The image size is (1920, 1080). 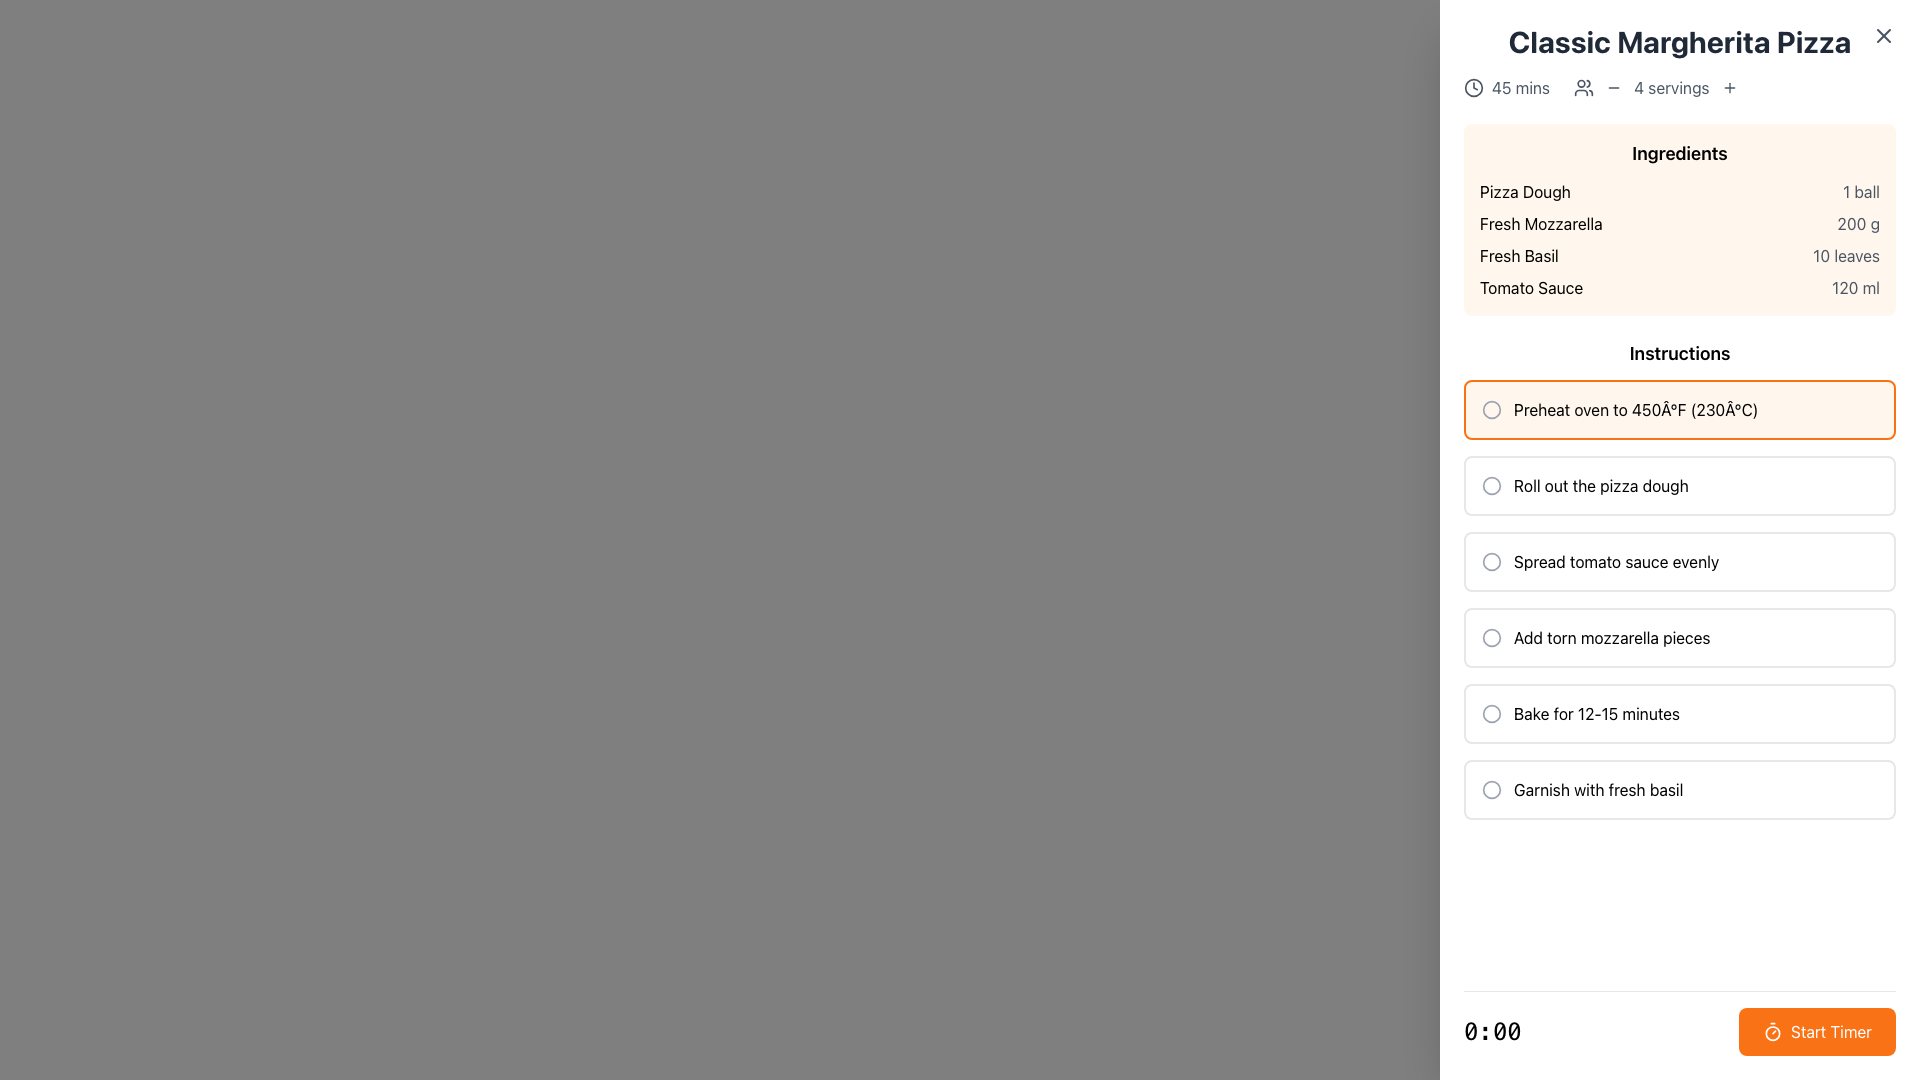 What do you see at coordinates (1492, 712) in the screenshot?
I see `fifth icon in the 'Instructions' section that indicates the status for the instruction 'Bake for 12–15 minutes'` at bounding box center [1492, 712].